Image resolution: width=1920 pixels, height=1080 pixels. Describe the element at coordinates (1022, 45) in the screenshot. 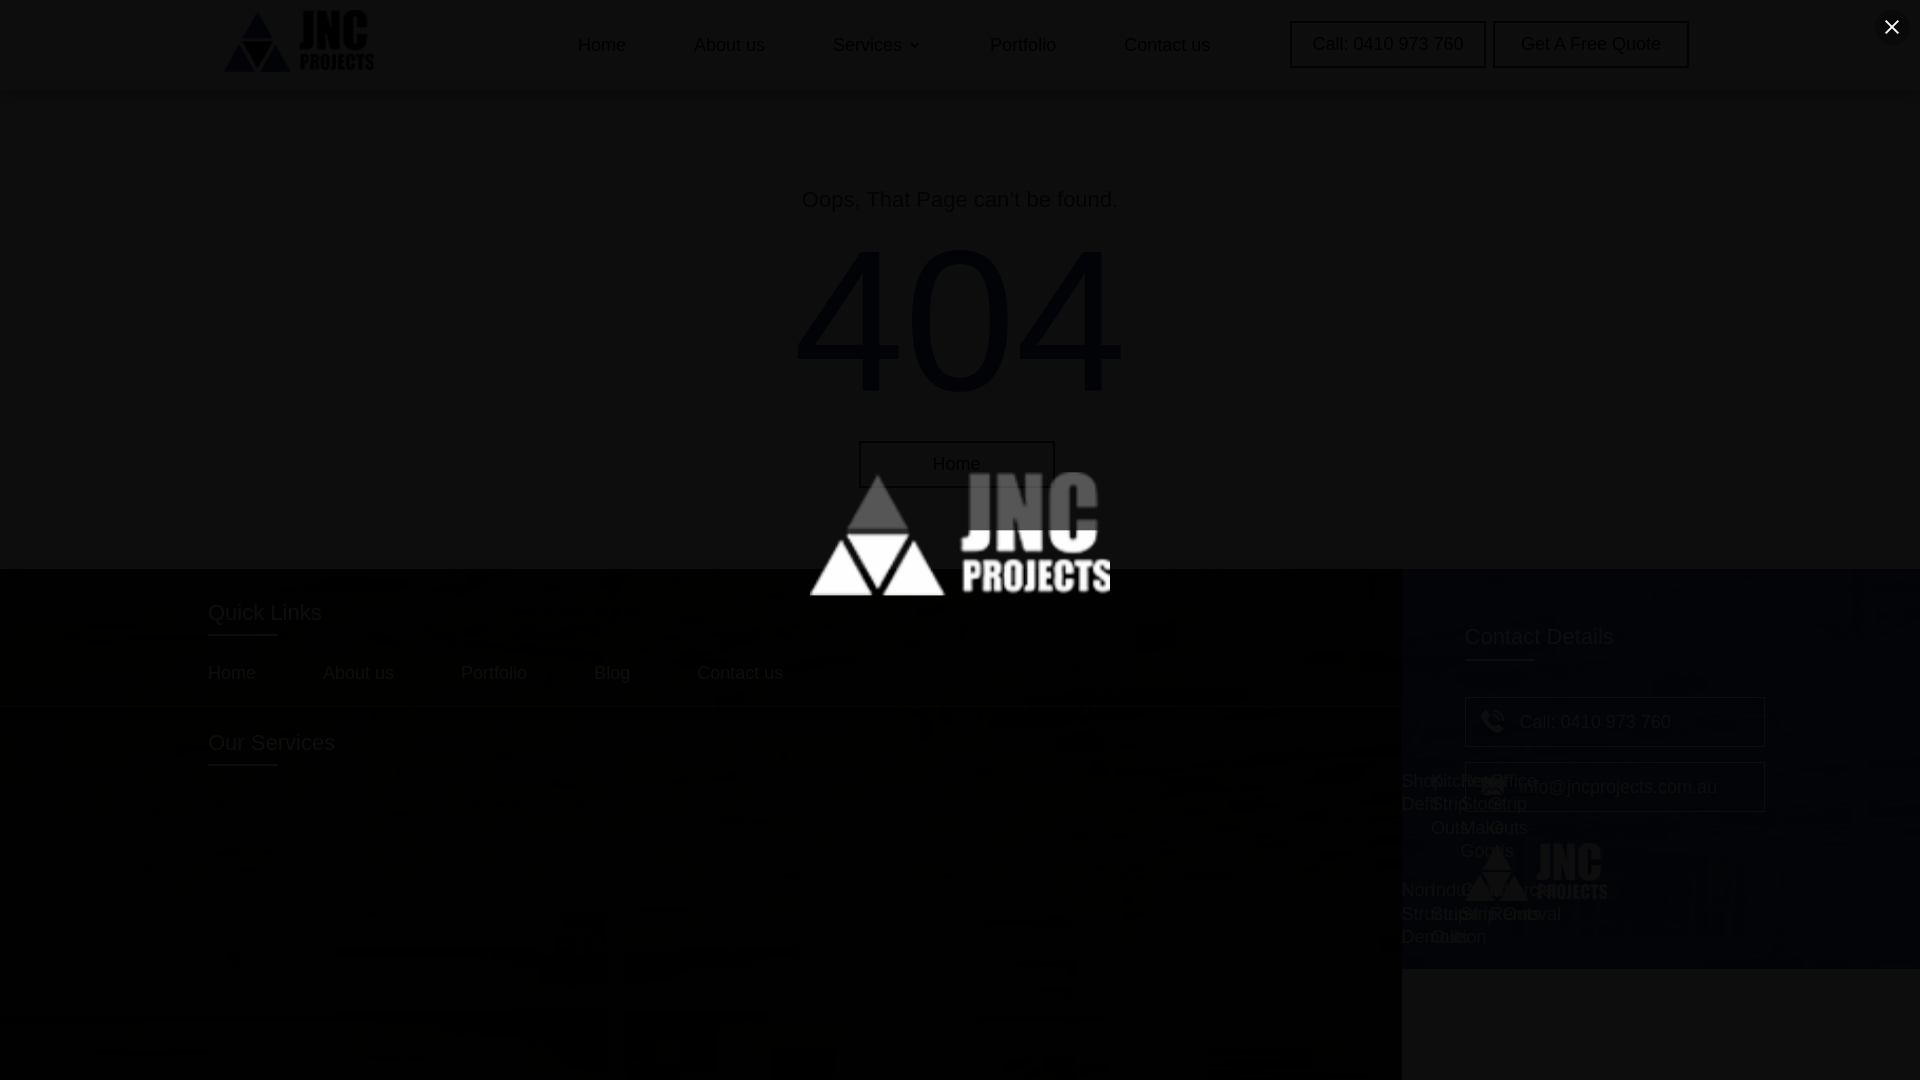

I see `'Portfolio'` at that location.